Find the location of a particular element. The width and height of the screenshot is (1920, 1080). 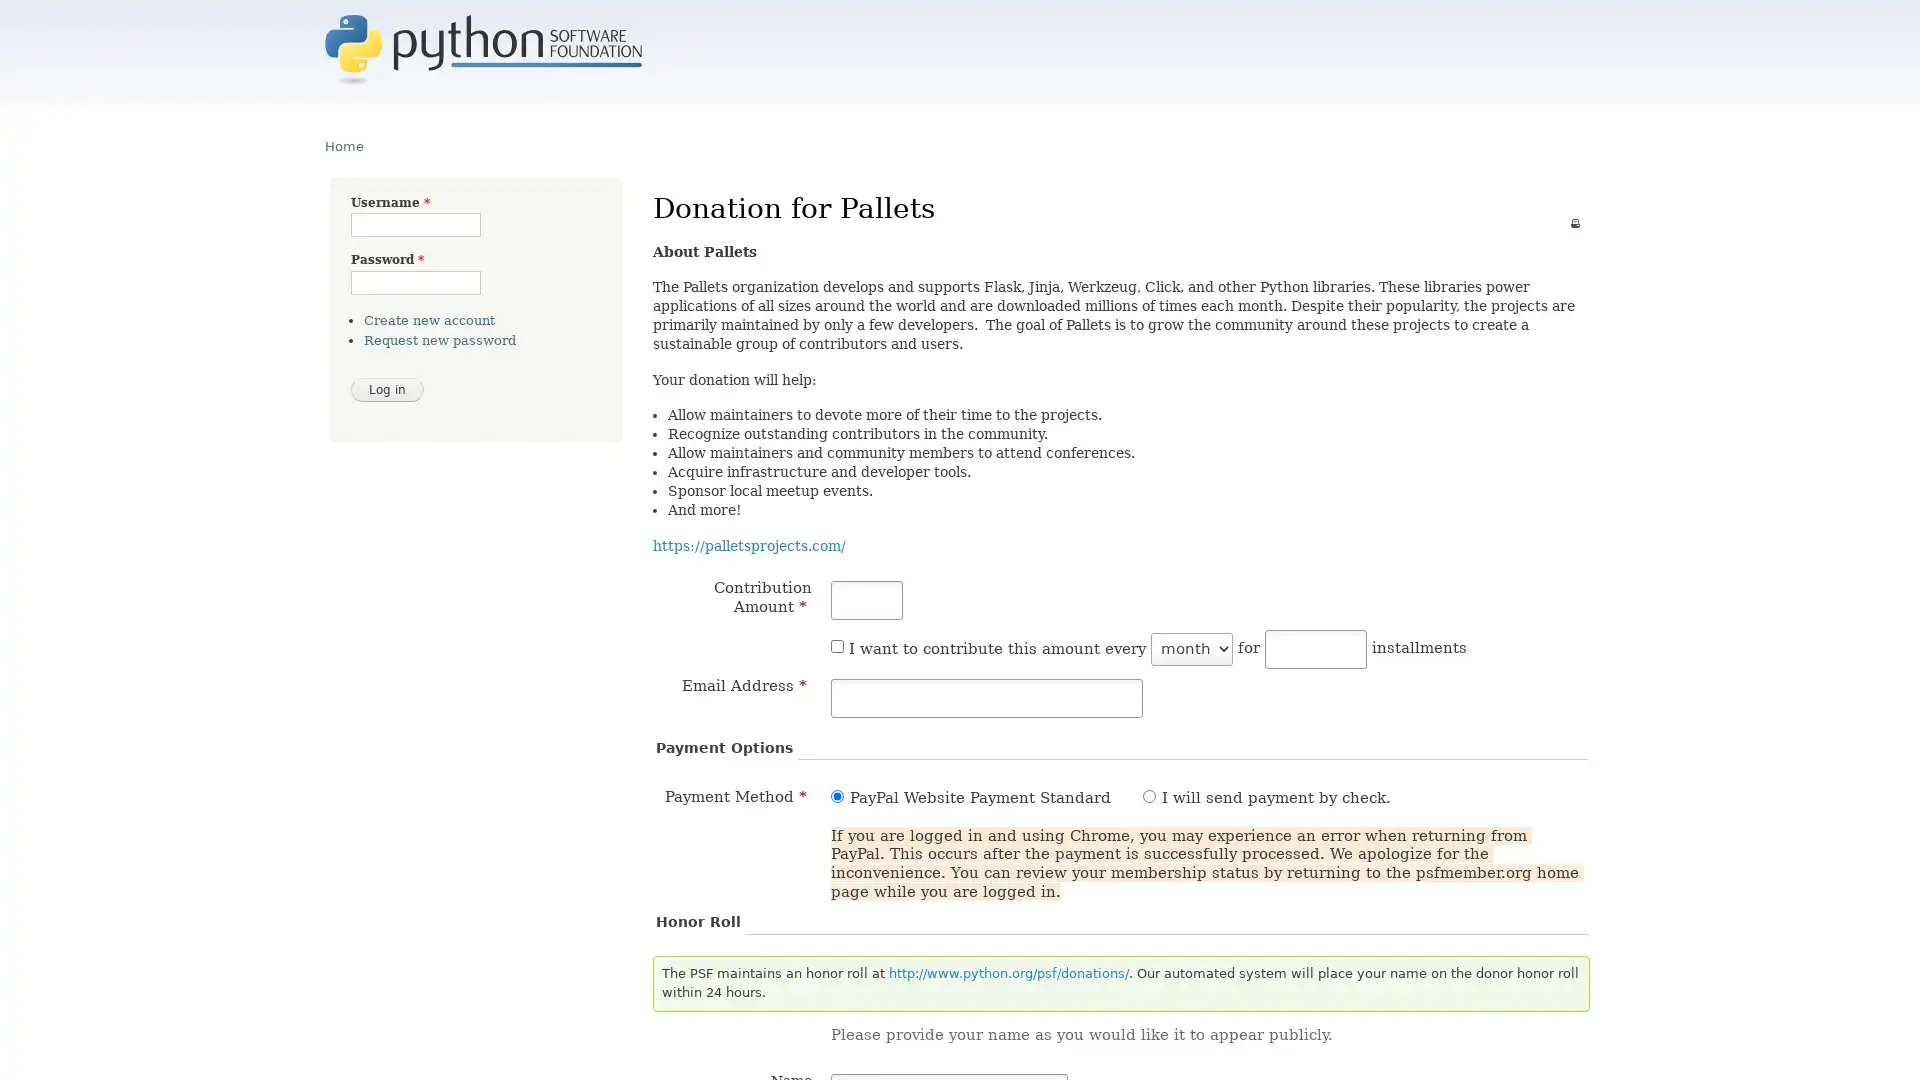

Log in is located at coordinates (387, 389).